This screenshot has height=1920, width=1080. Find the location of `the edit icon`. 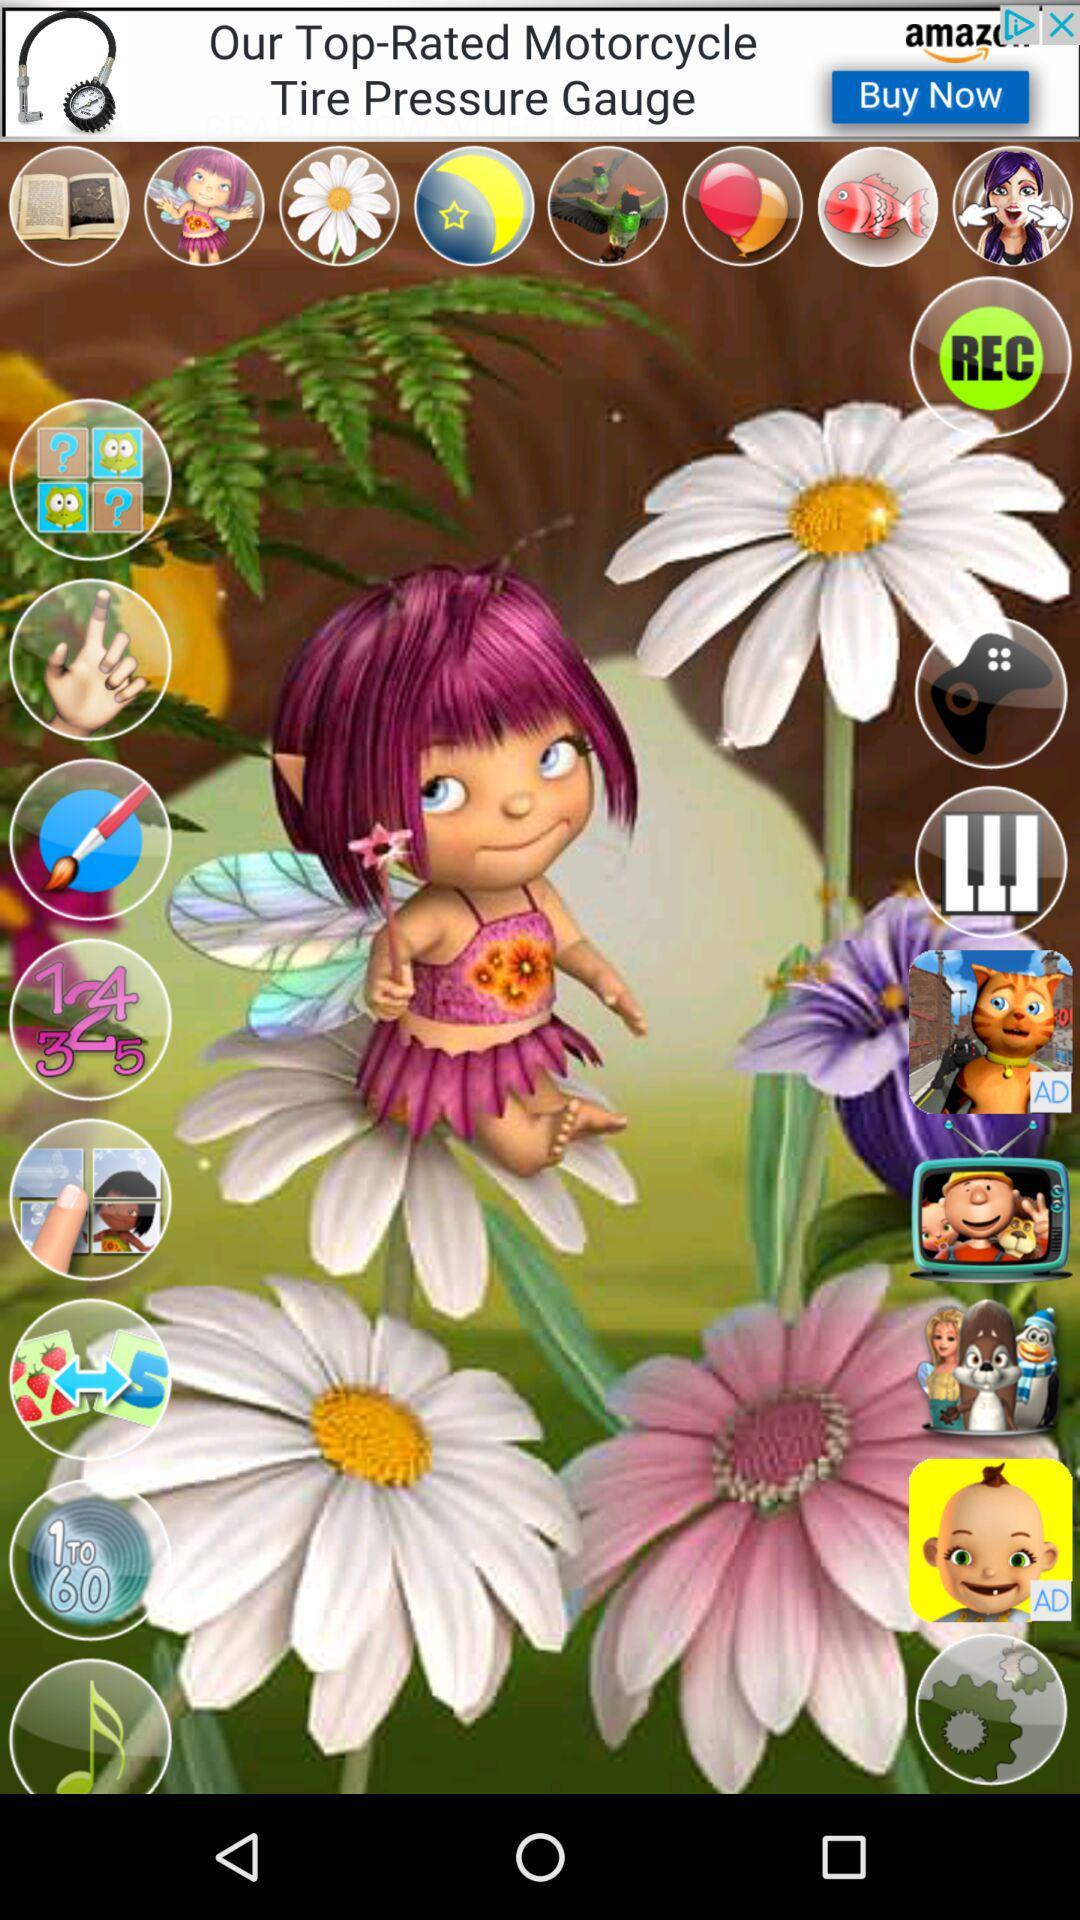

the edit icon is located at coordinates (88, 897).